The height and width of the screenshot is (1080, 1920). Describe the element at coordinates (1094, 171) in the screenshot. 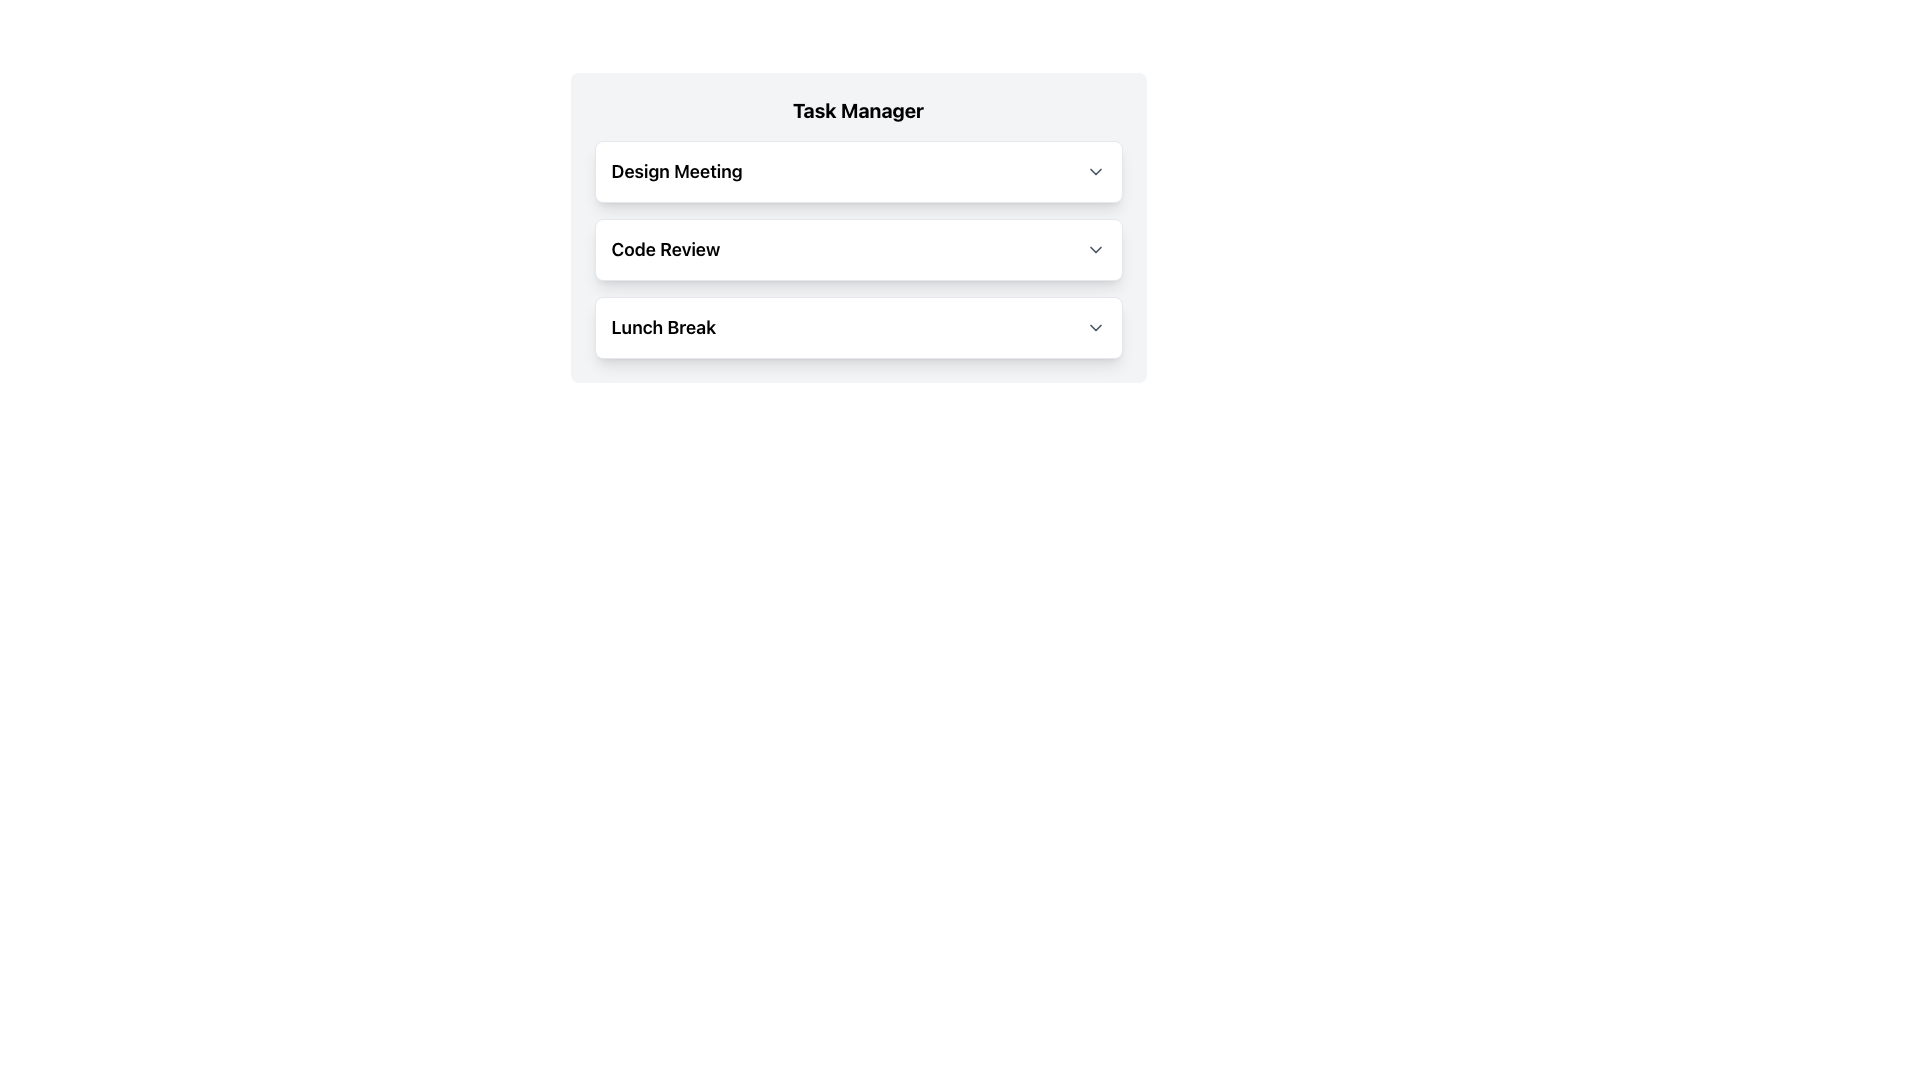

I see `the toggle icon button located to the far right of the 'Design Meeting' entry` at that location.